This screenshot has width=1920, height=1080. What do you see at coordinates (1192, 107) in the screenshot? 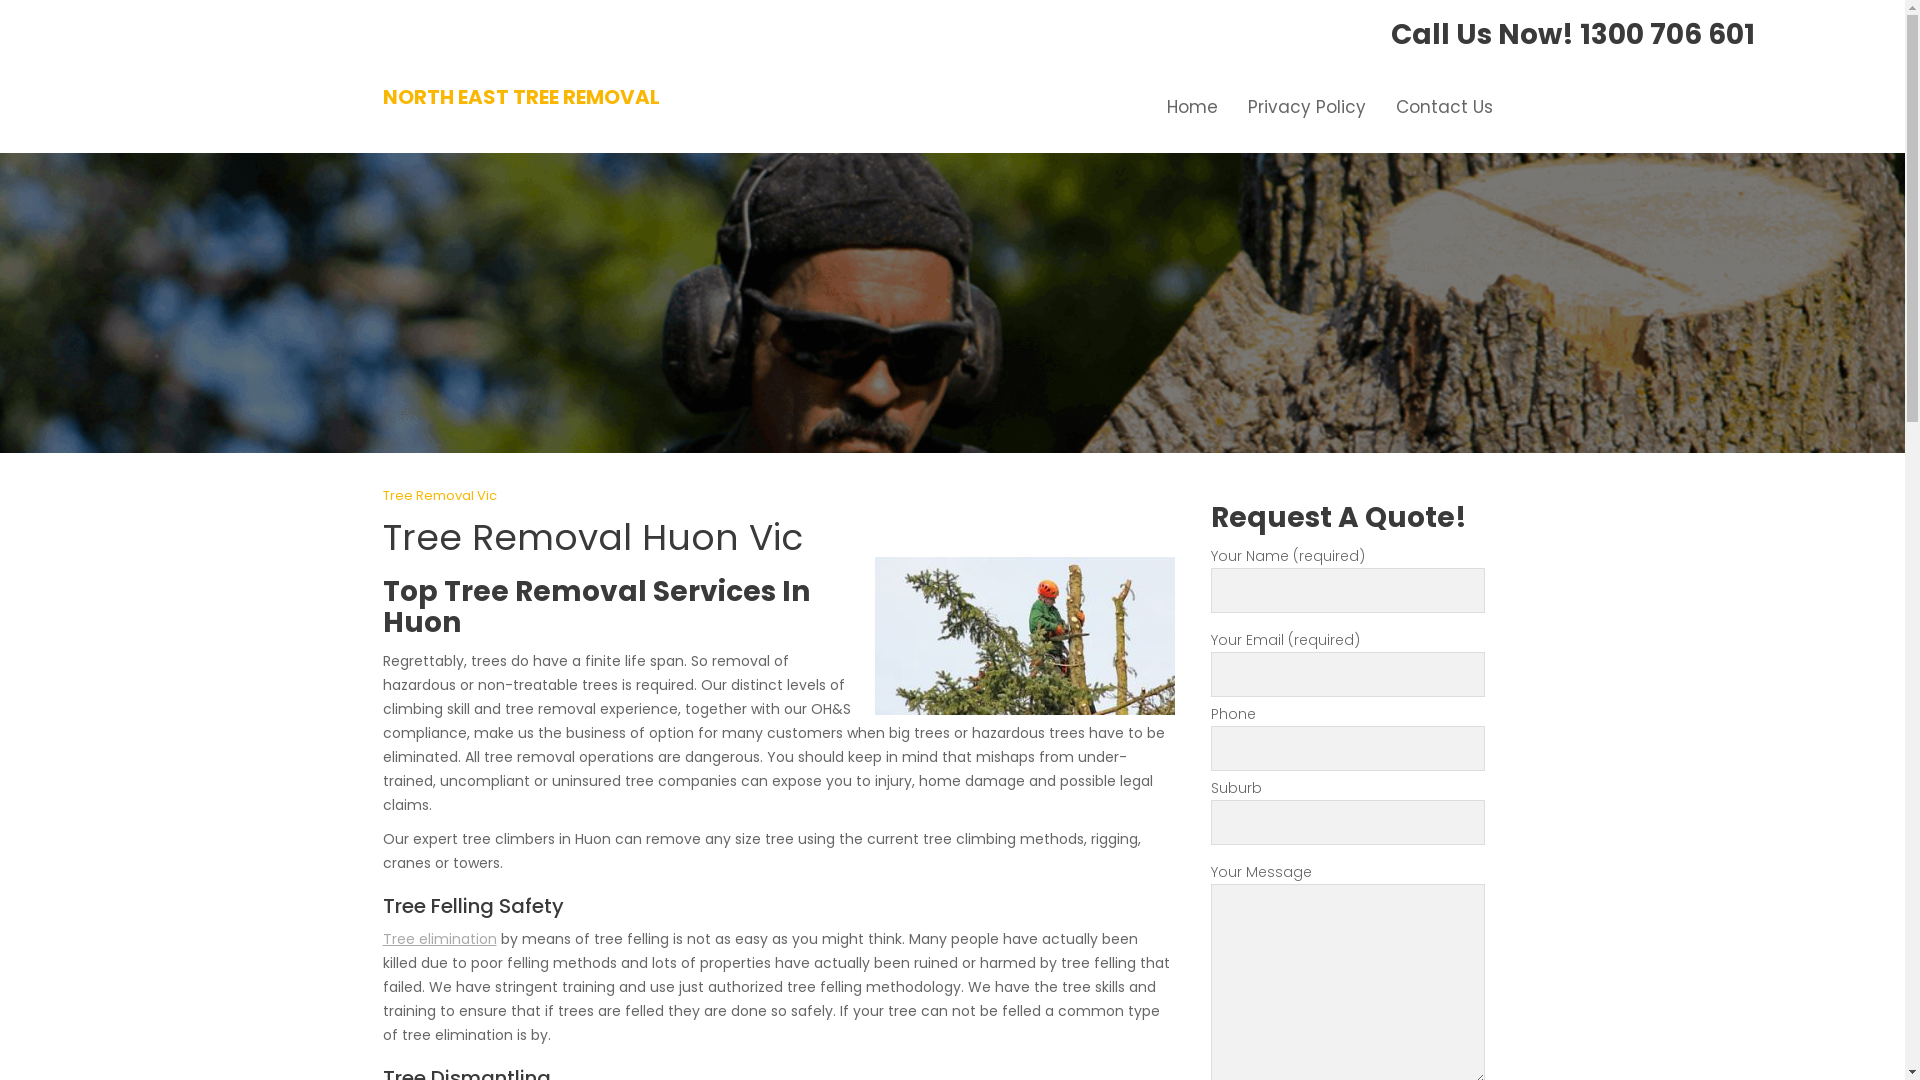
I see `'Home'` at bounding box center [1192, 107].